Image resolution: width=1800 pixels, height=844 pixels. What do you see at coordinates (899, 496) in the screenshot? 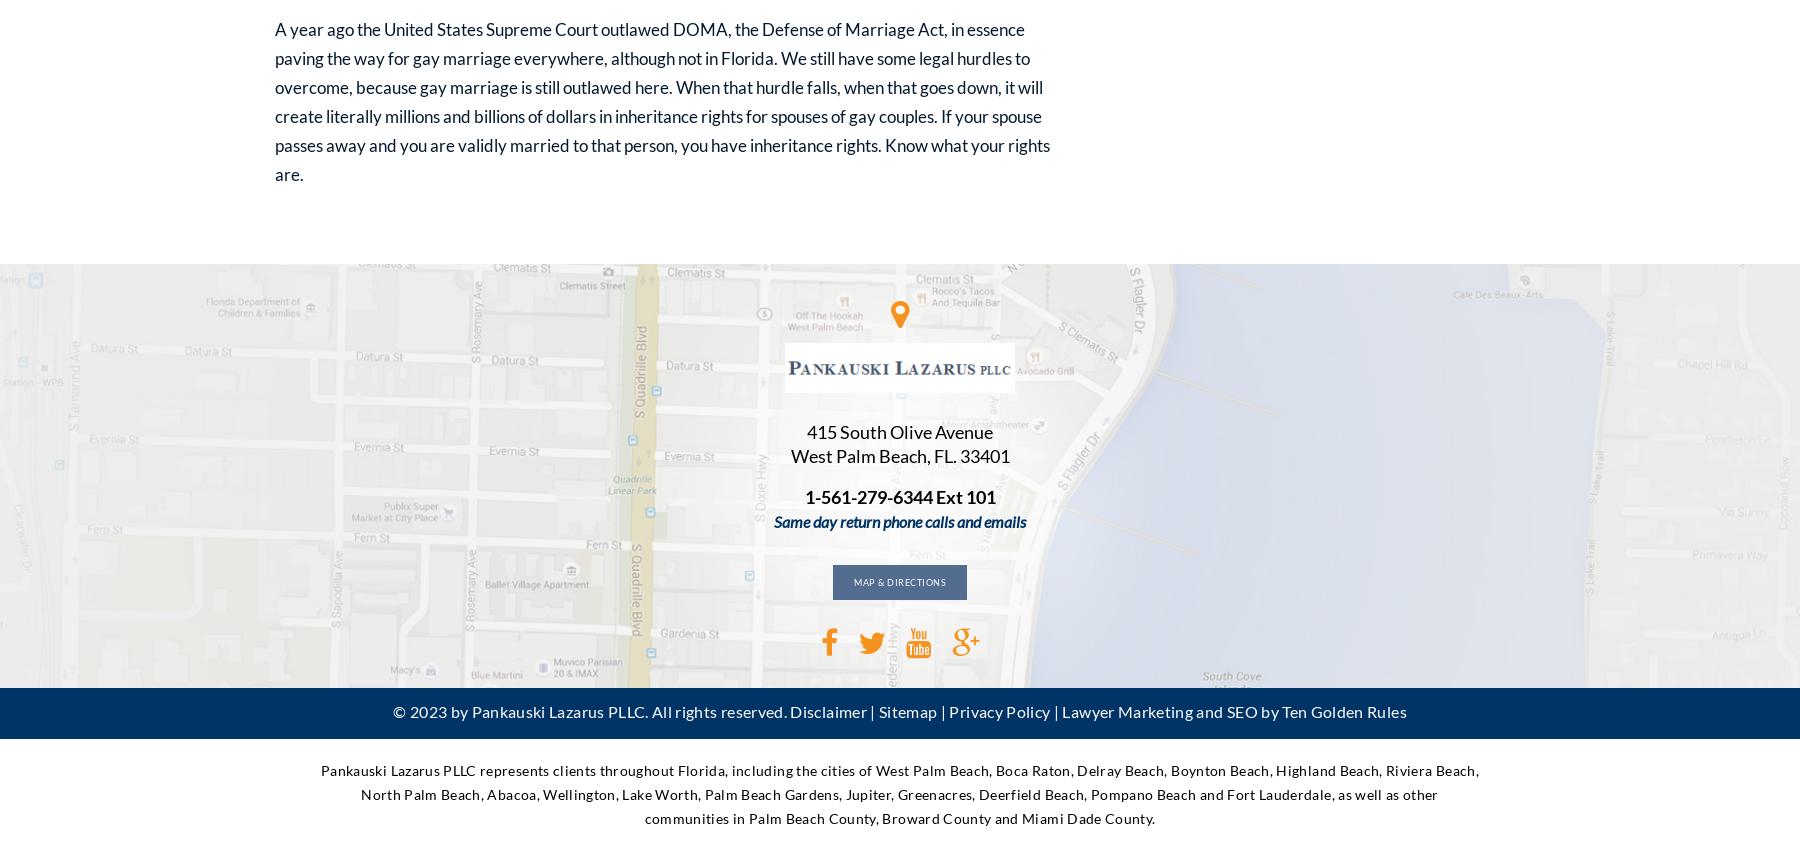
I see `'1-561-279-6344 Ext 101'` at bounding box center [899, 496].